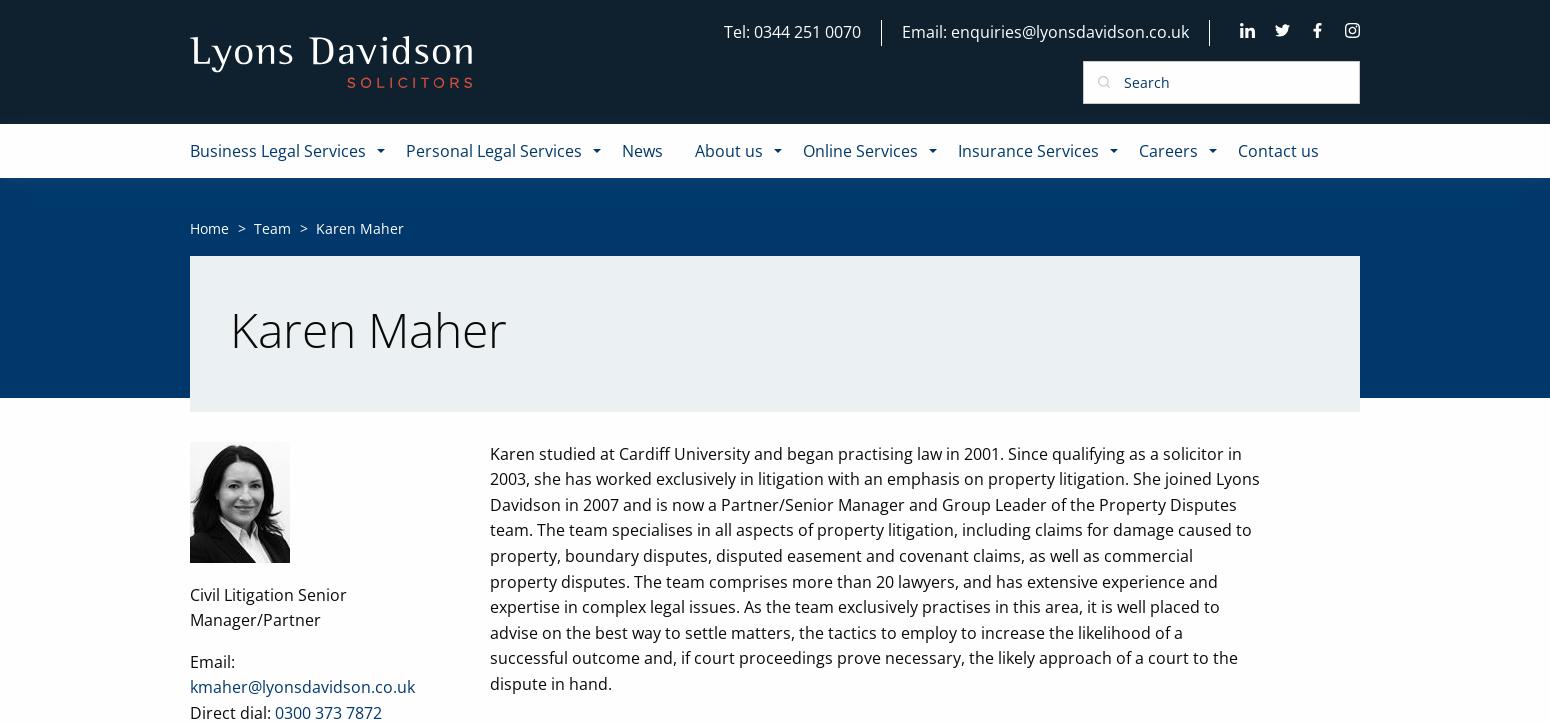  What do you see at coordinates (1277, 150) in the screenshot?
I see `'Contact us'` at bounding box center [1277, 150].